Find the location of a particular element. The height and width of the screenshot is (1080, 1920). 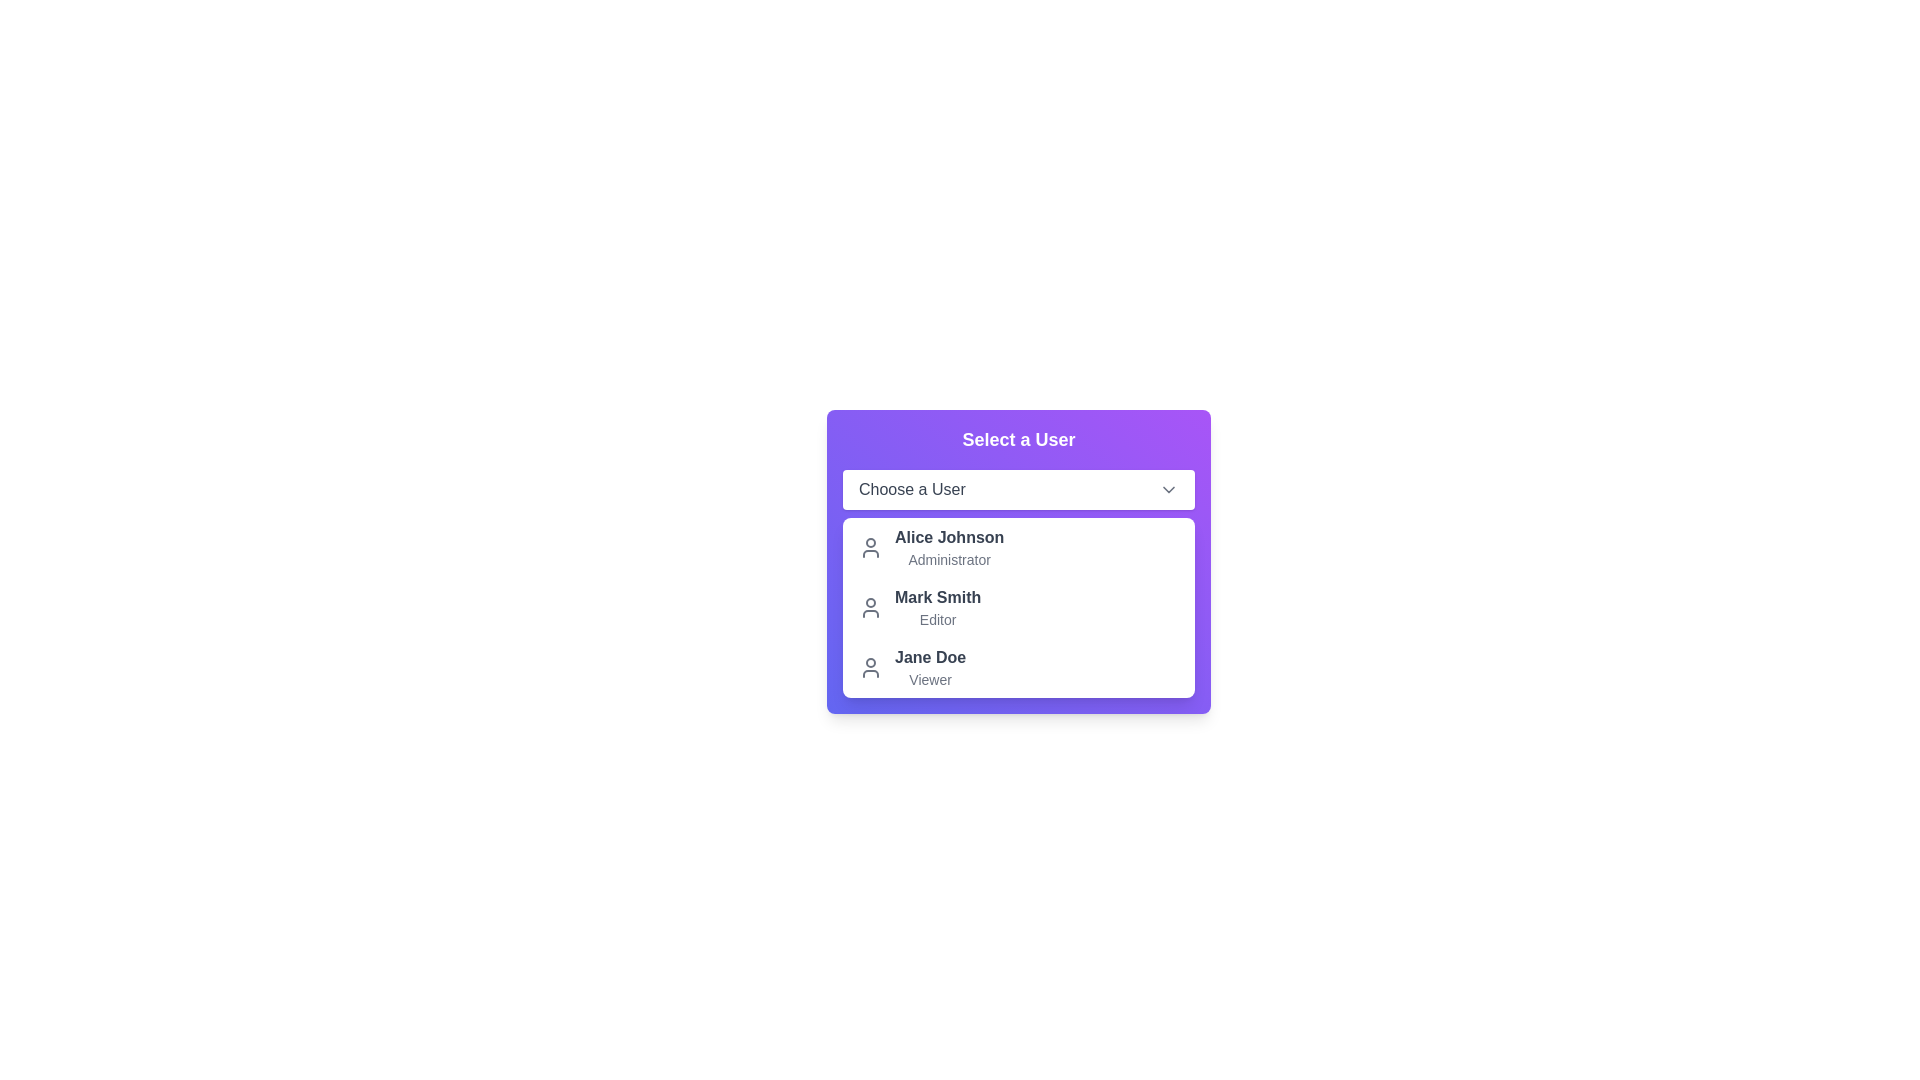

the second user option 'Mark Smith (Editor)' in the dropdown list styled with a white background and rounded corners is located at coordinates (1018, 607).